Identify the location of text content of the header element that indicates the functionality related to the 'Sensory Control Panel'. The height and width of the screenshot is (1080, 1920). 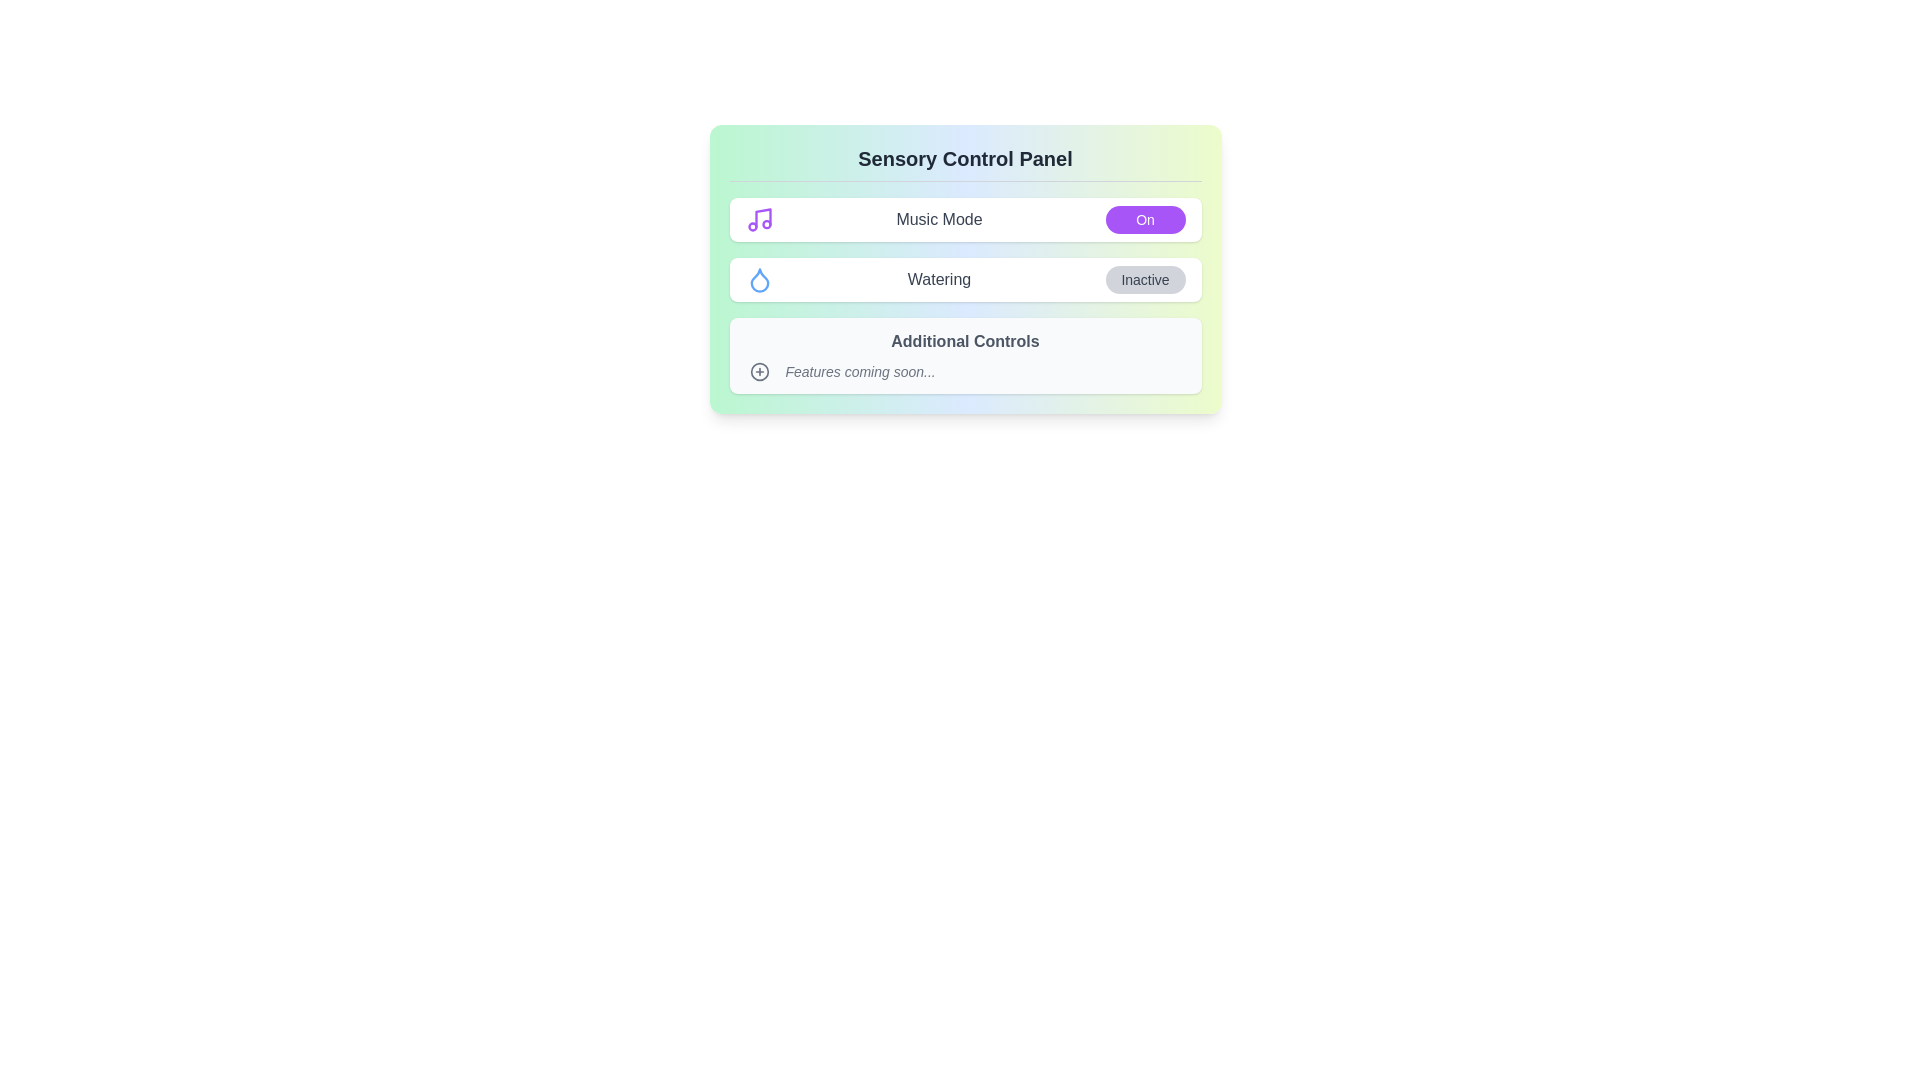
(965, 162).